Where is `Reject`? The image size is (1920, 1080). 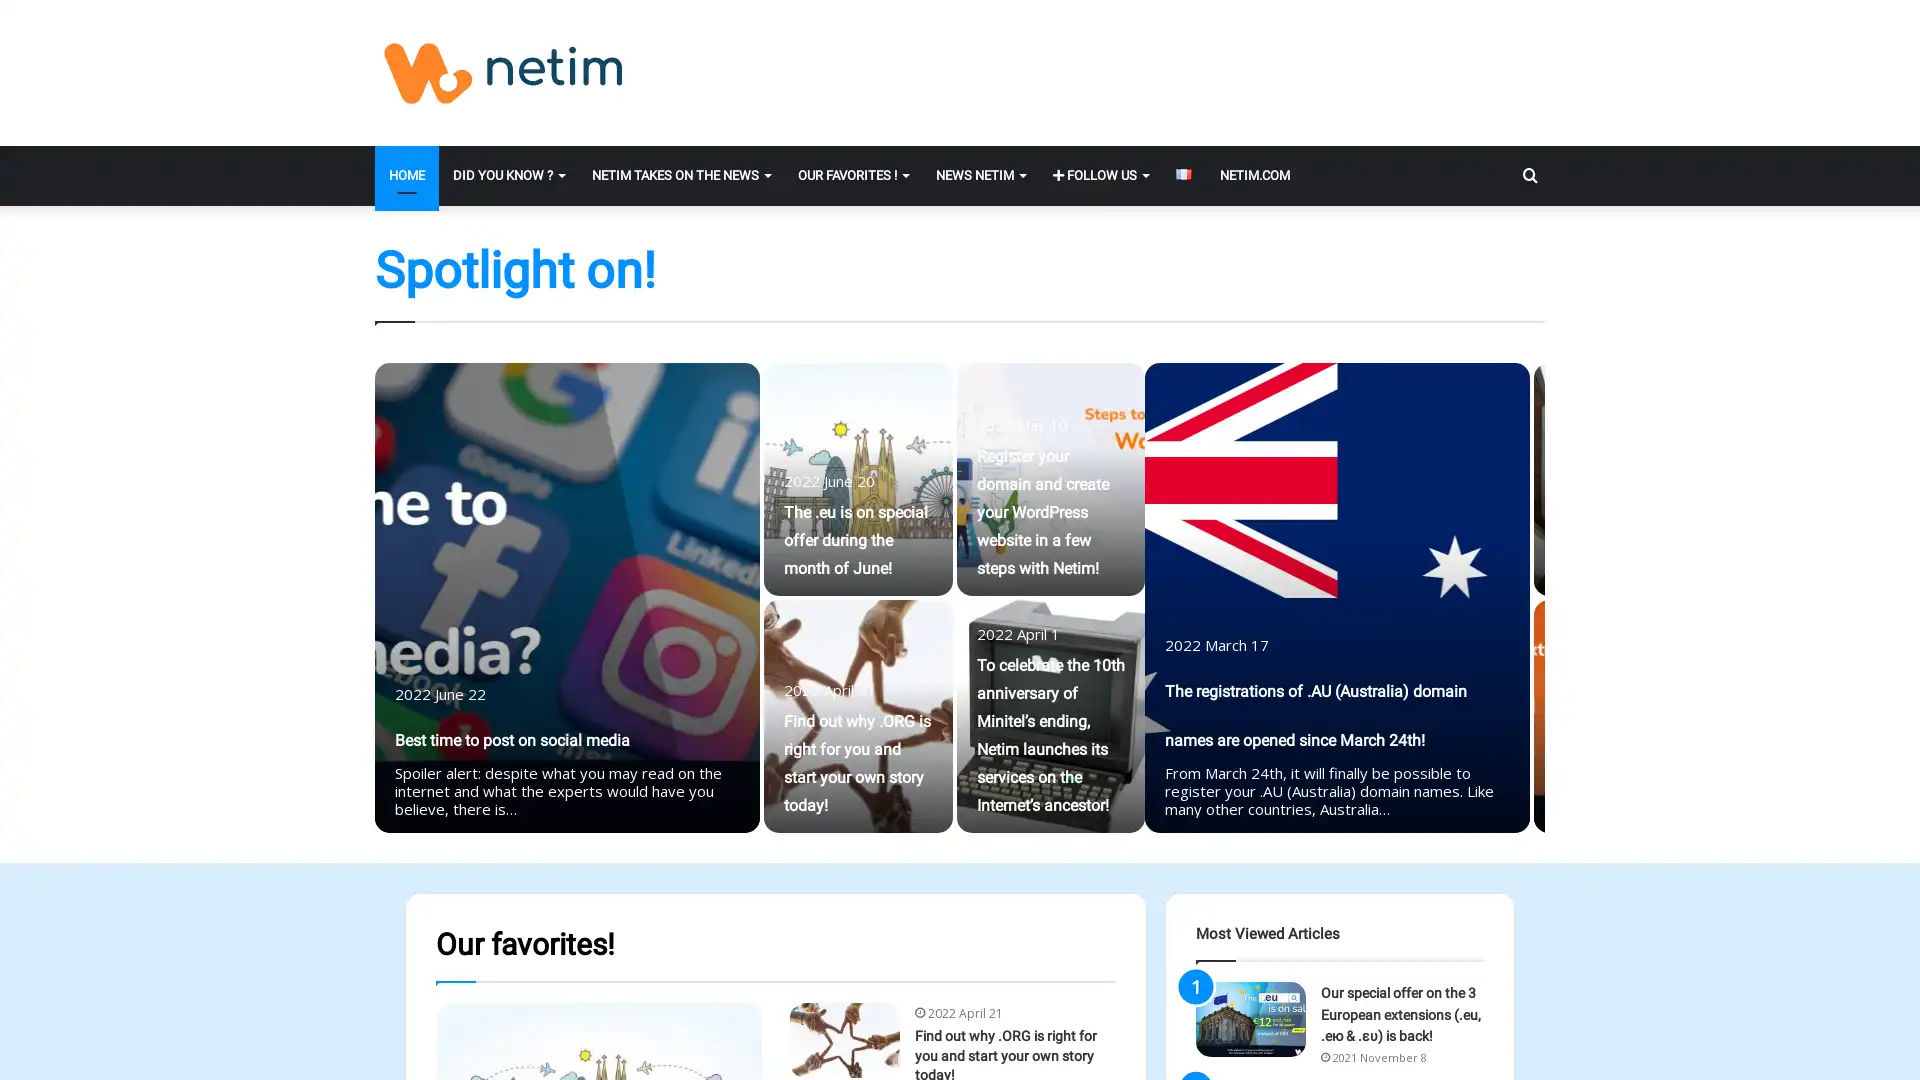 Reject is located at coordinates (1326, 1048).